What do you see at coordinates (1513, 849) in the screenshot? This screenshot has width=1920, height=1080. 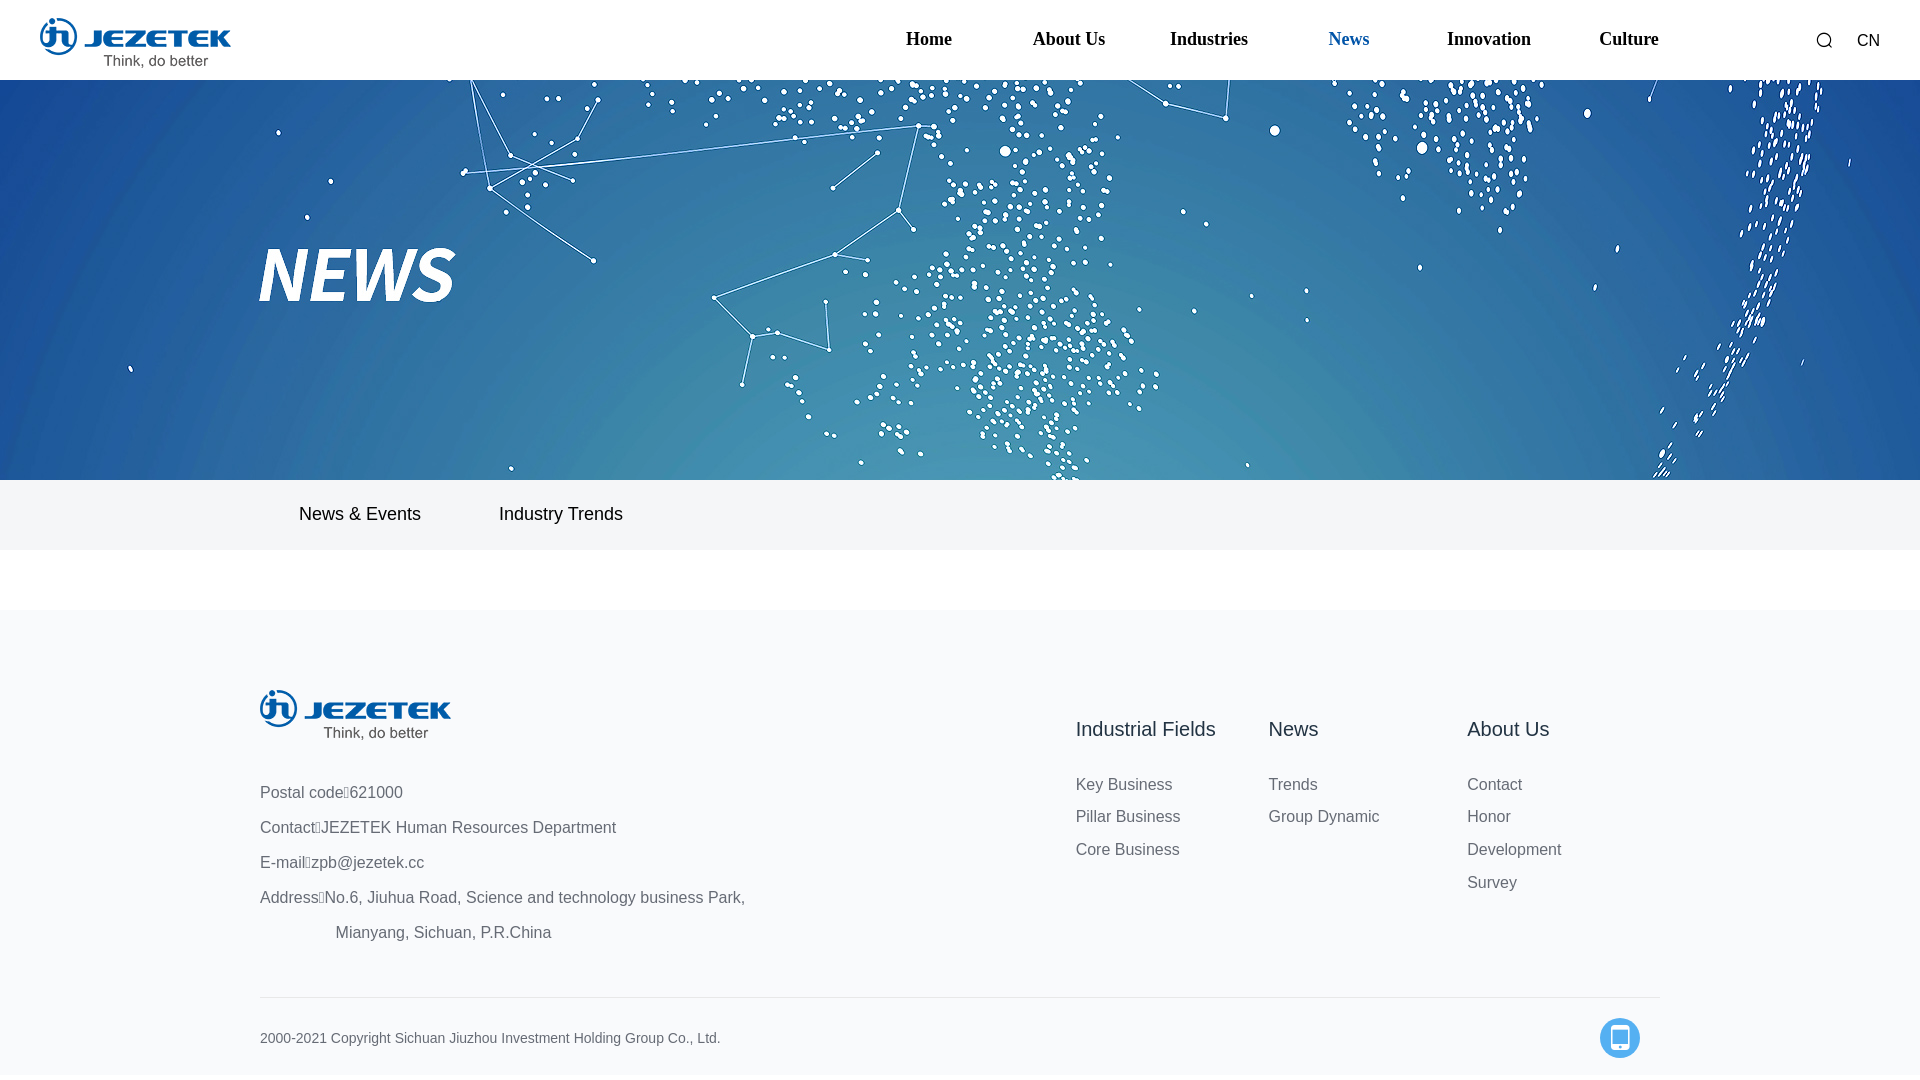 I see `'Development'` at bounding box center [1513, 849].